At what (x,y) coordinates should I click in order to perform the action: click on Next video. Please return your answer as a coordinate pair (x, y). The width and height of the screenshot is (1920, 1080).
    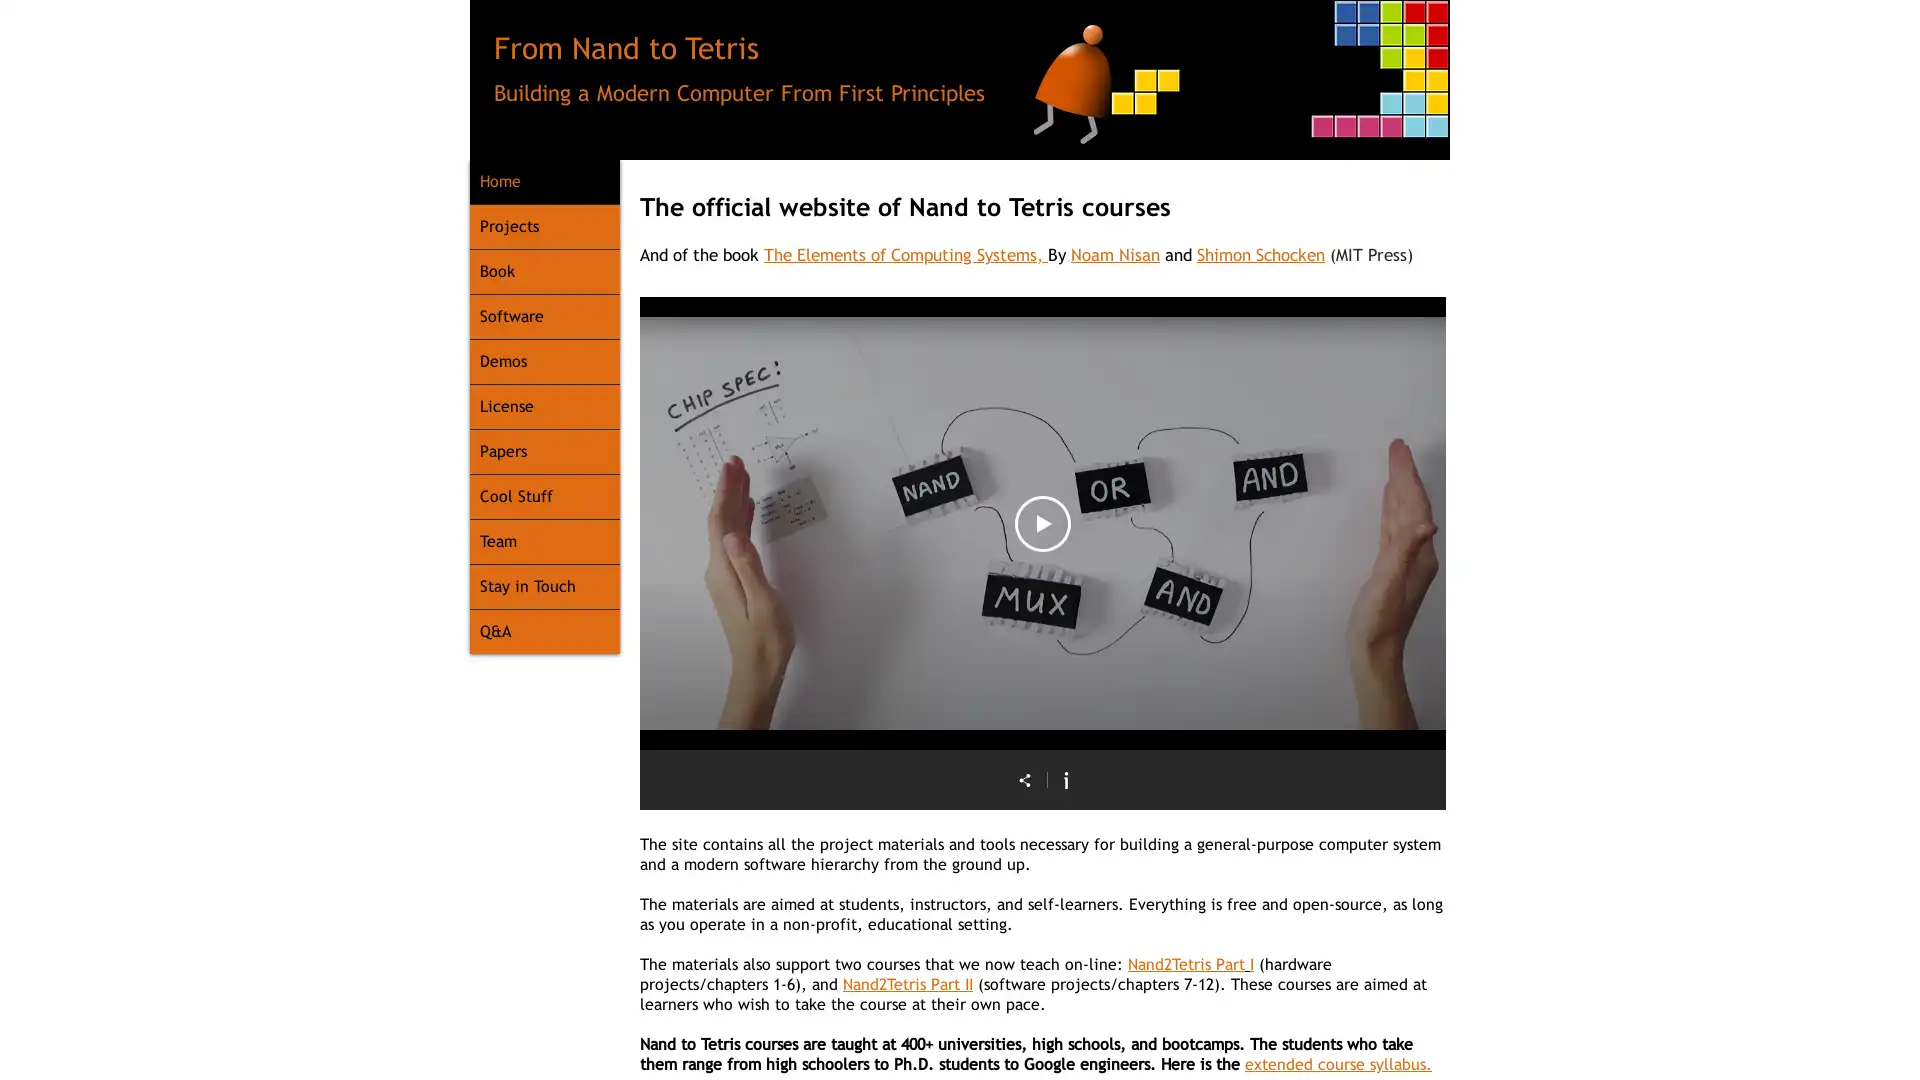
    Looking at the image, I should click on (1403, 522).